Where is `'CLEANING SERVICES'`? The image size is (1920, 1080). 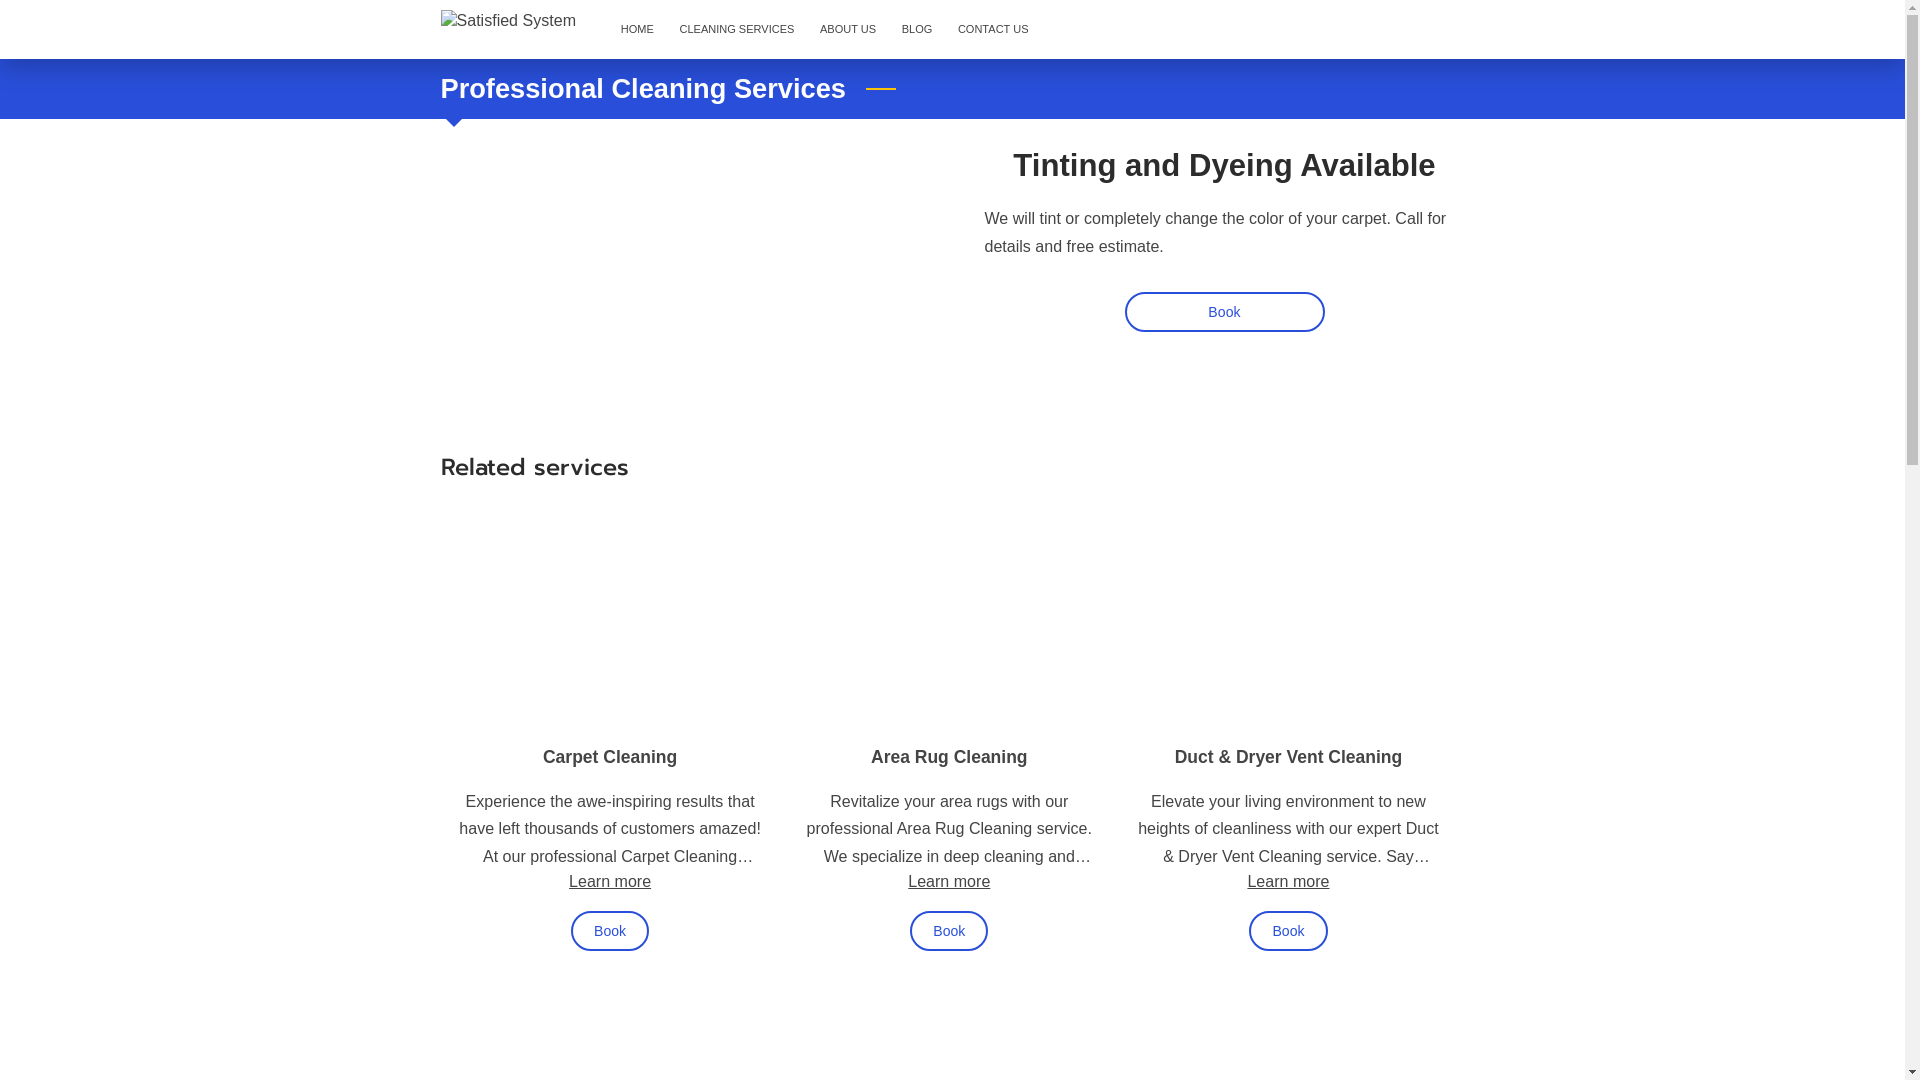
'CLEANING SERVICES' is located at coordinates (736, 30).